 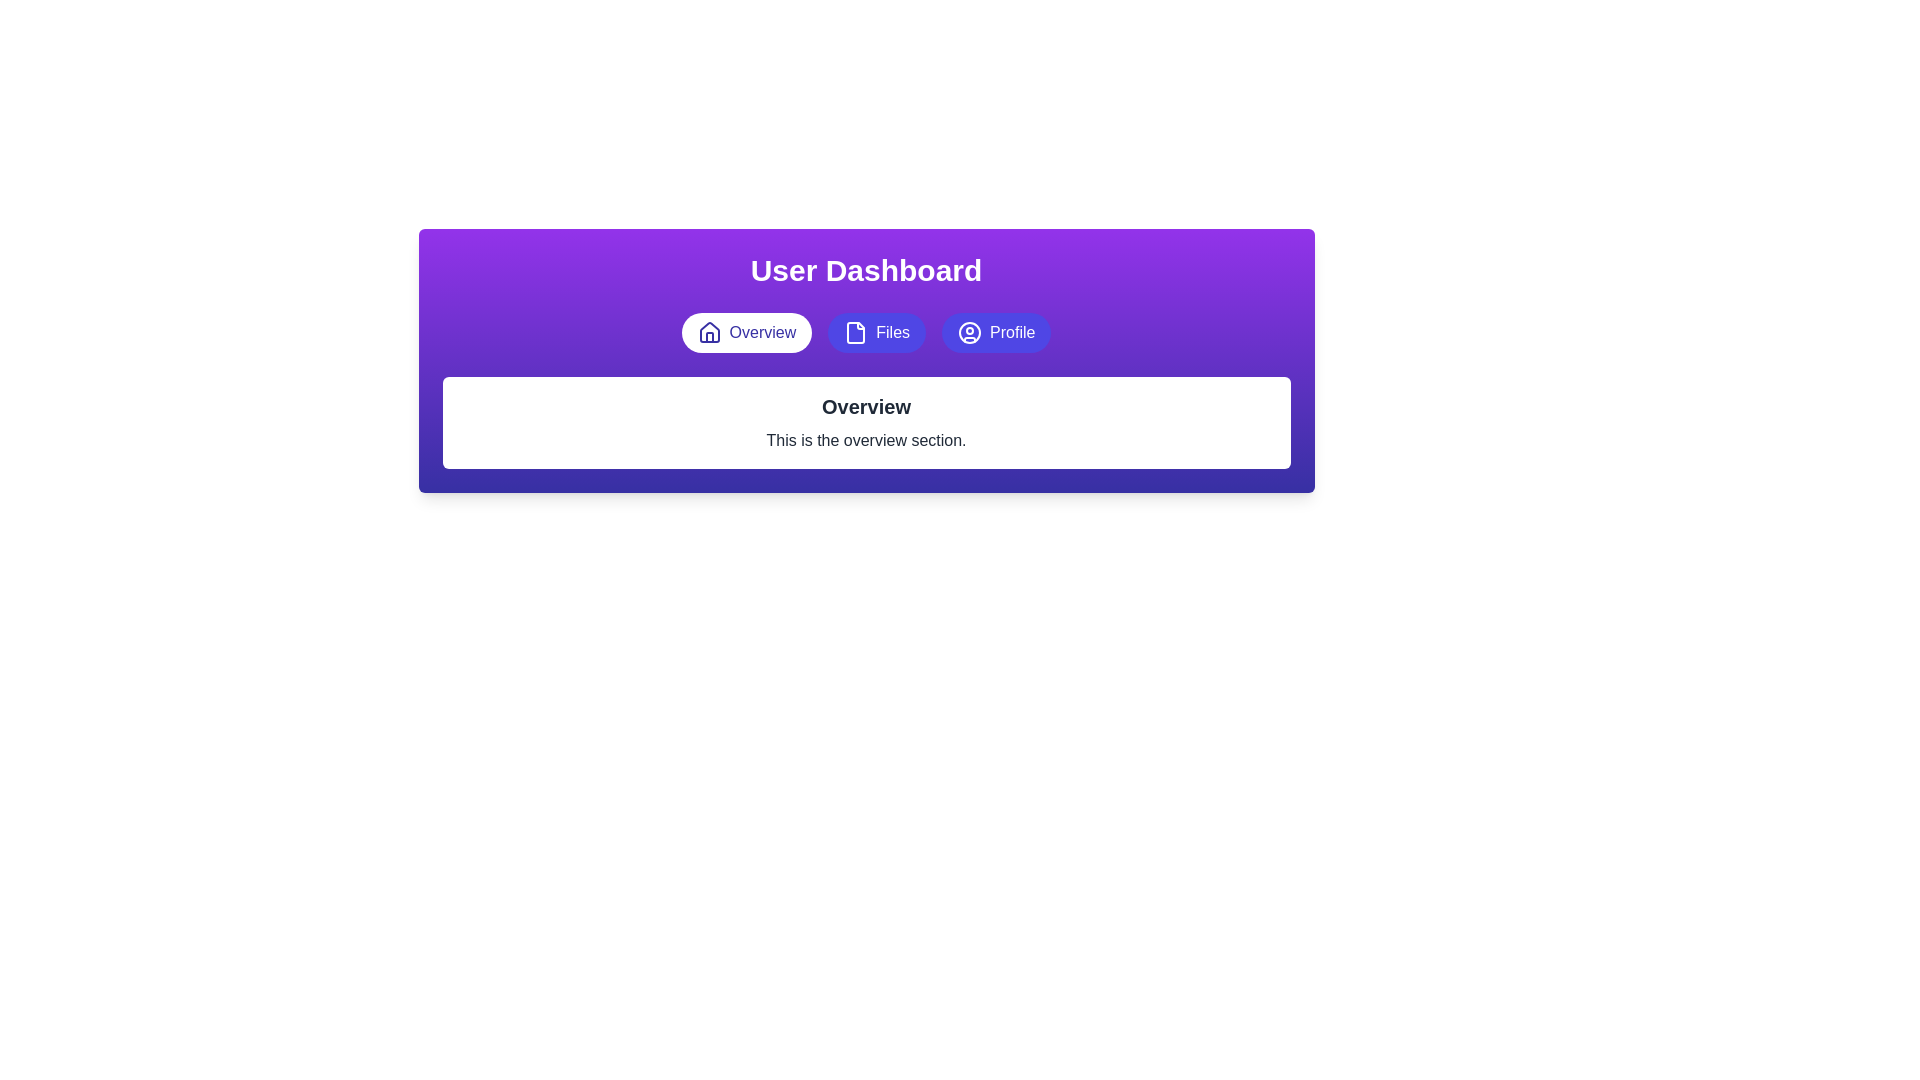 What do you see at coordinates (877, 331) in the screenshot?
I see `the 'Files' button located at the center of the button group on the User Dashboard to observe a visual state change` at bounding box center [877, 331].